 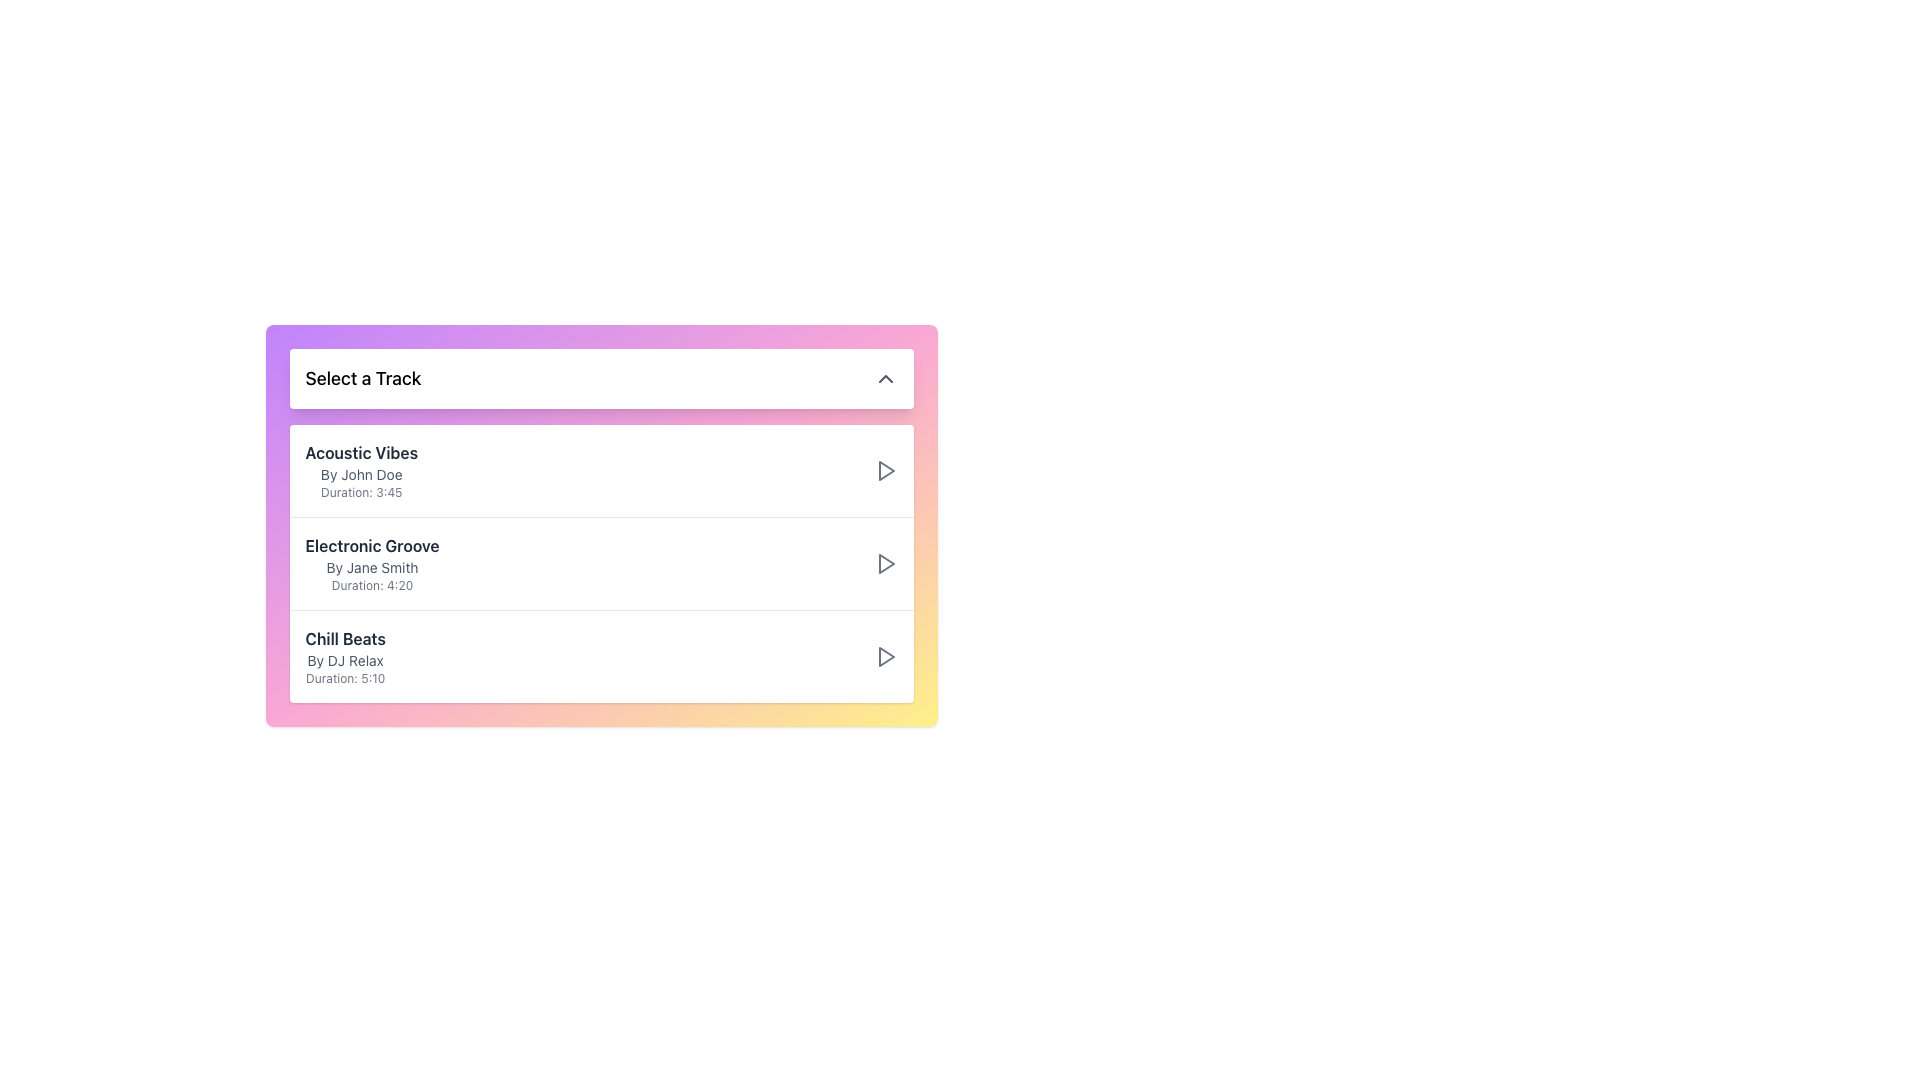 What do you see at coordinates (600, 656) in the screenshot?
I see `the third track item in the playlist, which is positioned below 'Acoustic Vibes' and 'Electronic Groove'` at bounding box center [600, 656].